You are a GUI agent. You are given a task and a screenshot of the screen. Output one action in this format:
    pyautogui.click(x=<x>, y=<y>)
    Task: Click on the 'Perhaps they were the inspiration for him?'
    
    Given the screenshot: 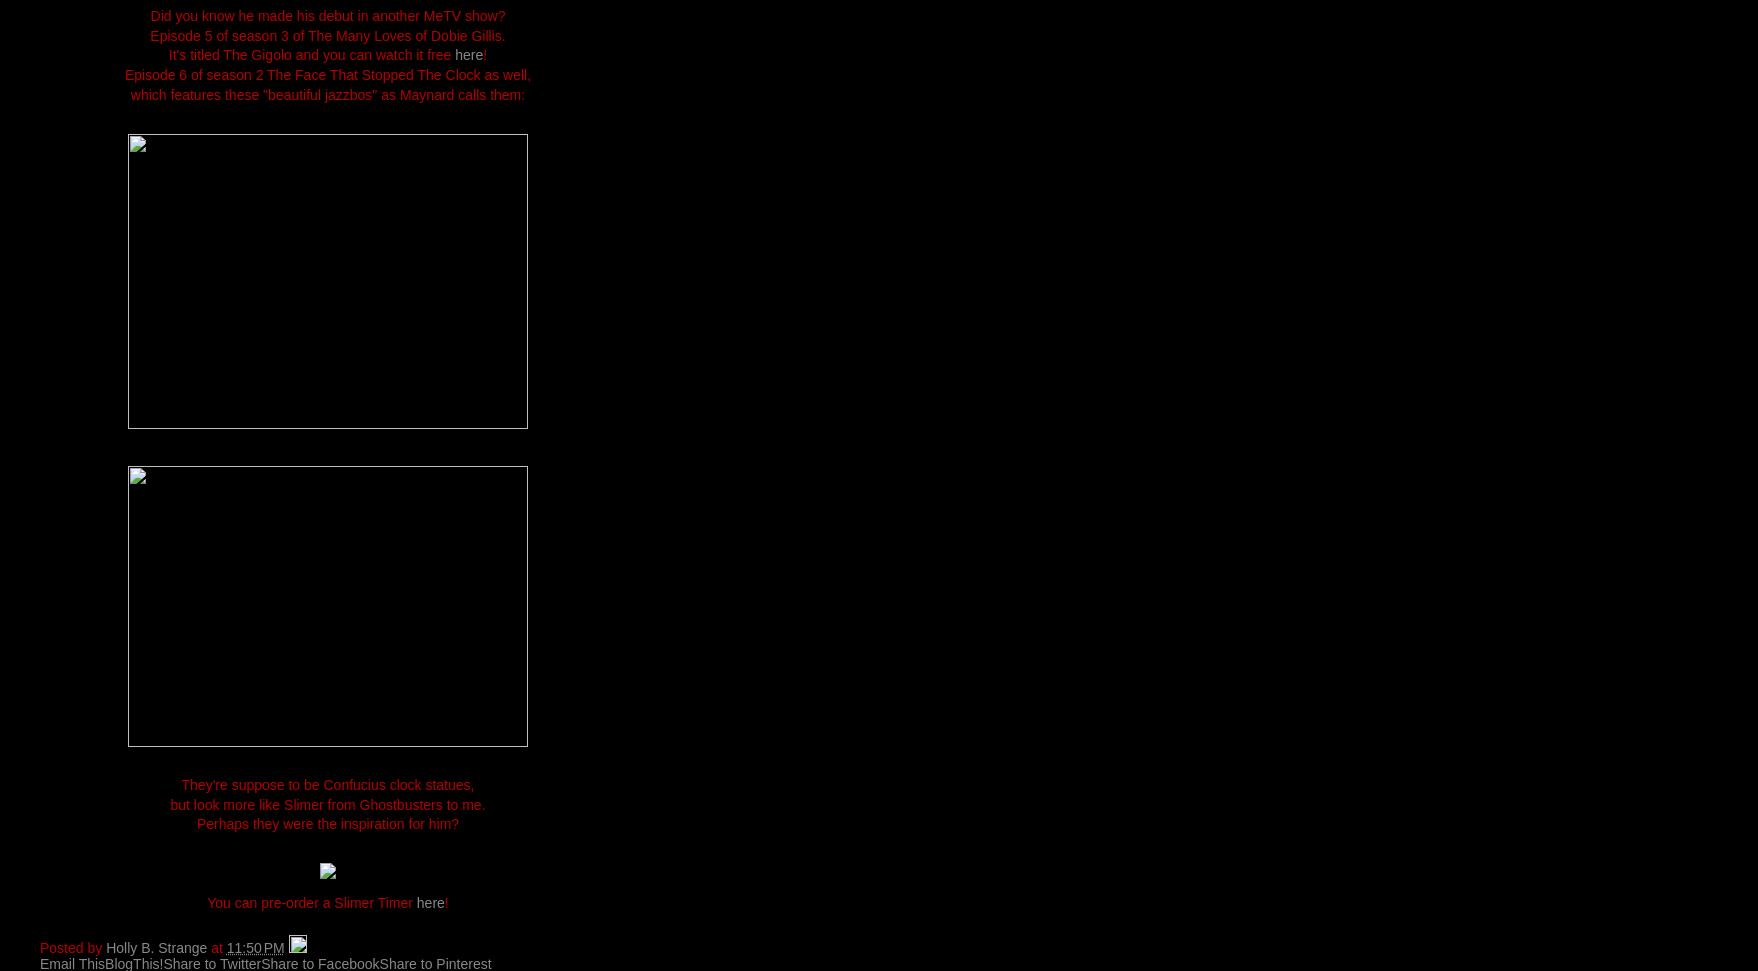 What is the action you would take?
    pyautogui.click(x=327, y=822)
    